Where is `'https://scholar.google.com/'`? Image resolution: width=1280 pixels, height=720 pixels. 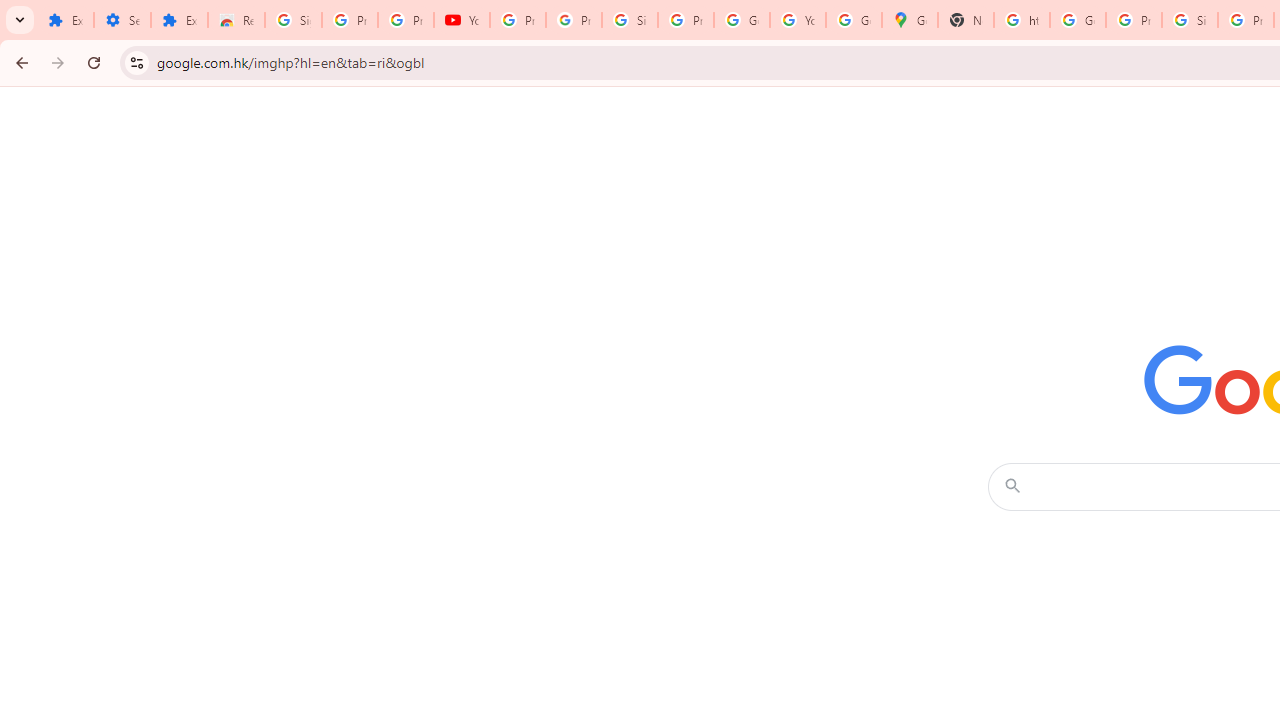
'https://scholar.google.com/' is located at coordinates (1022, 20).